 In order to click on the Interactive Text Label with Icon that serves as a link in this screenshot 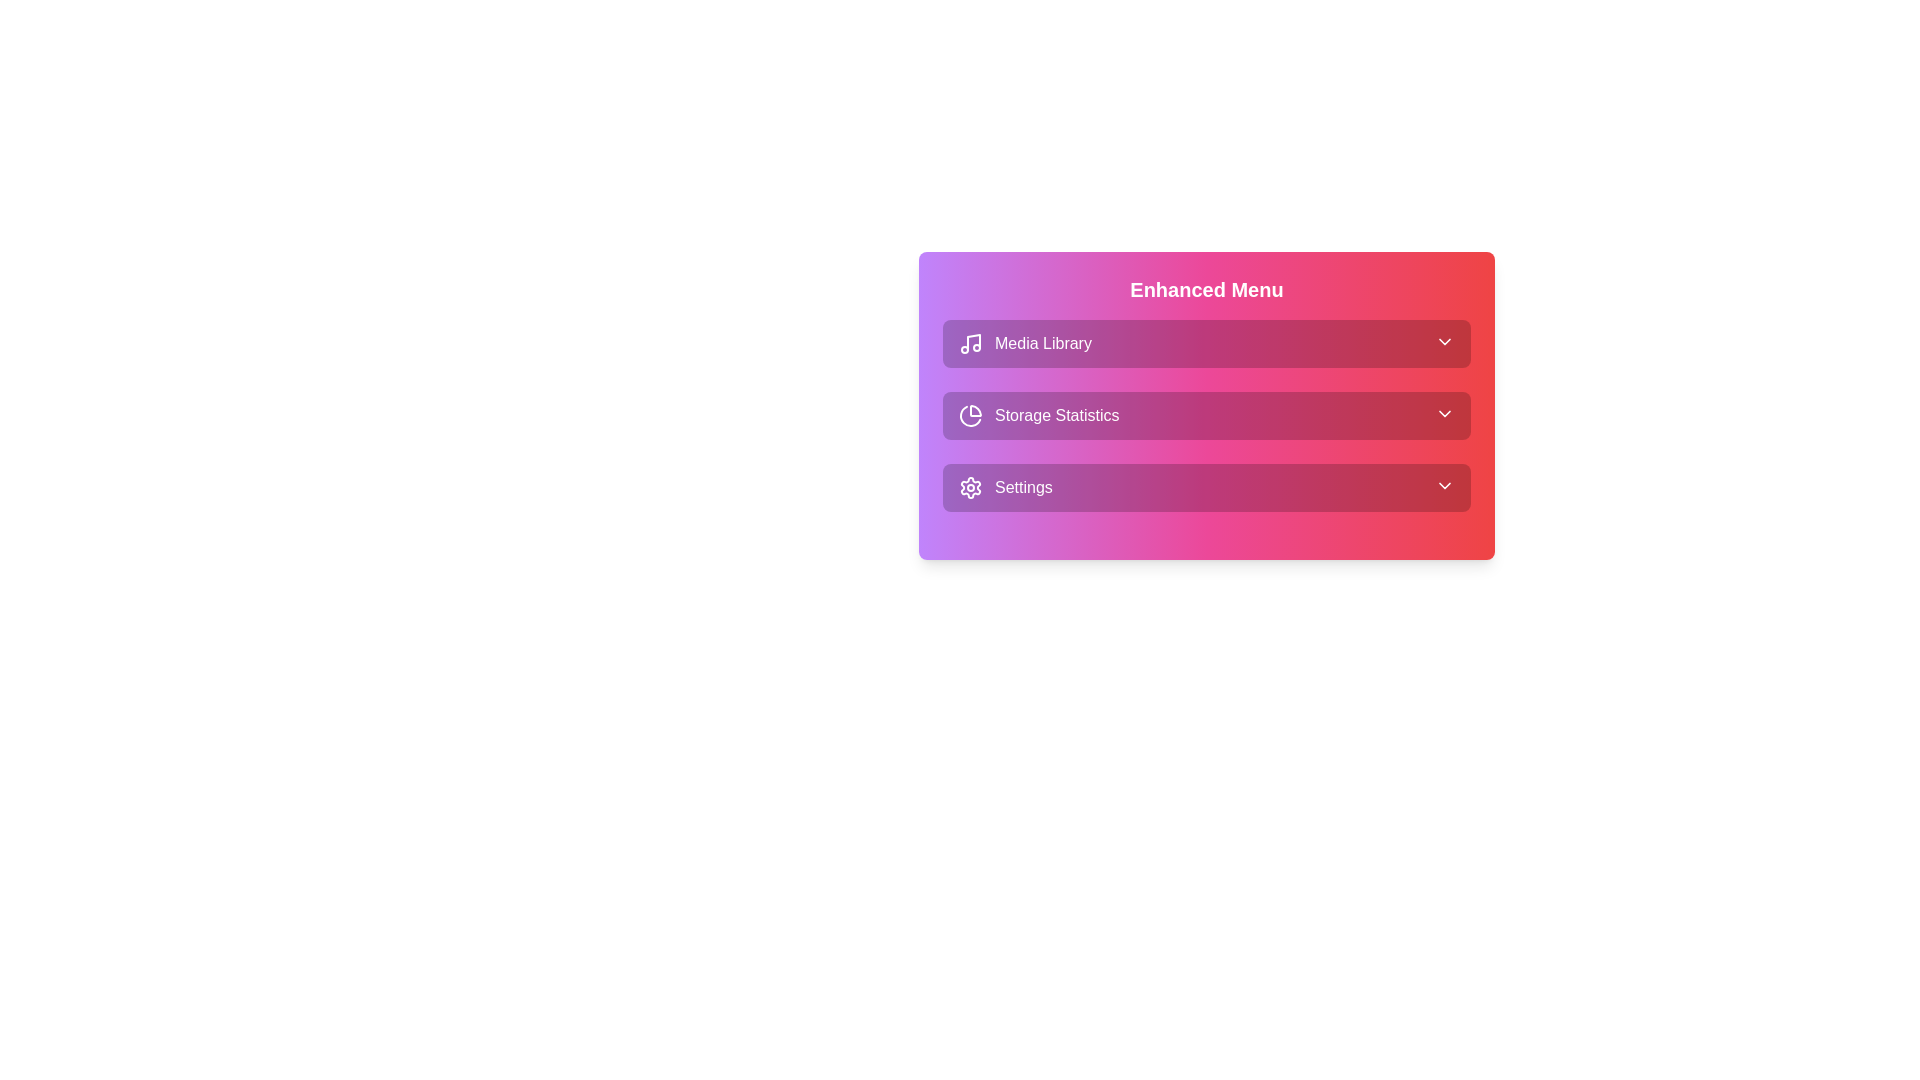, I will do `click(1005, 488)`.